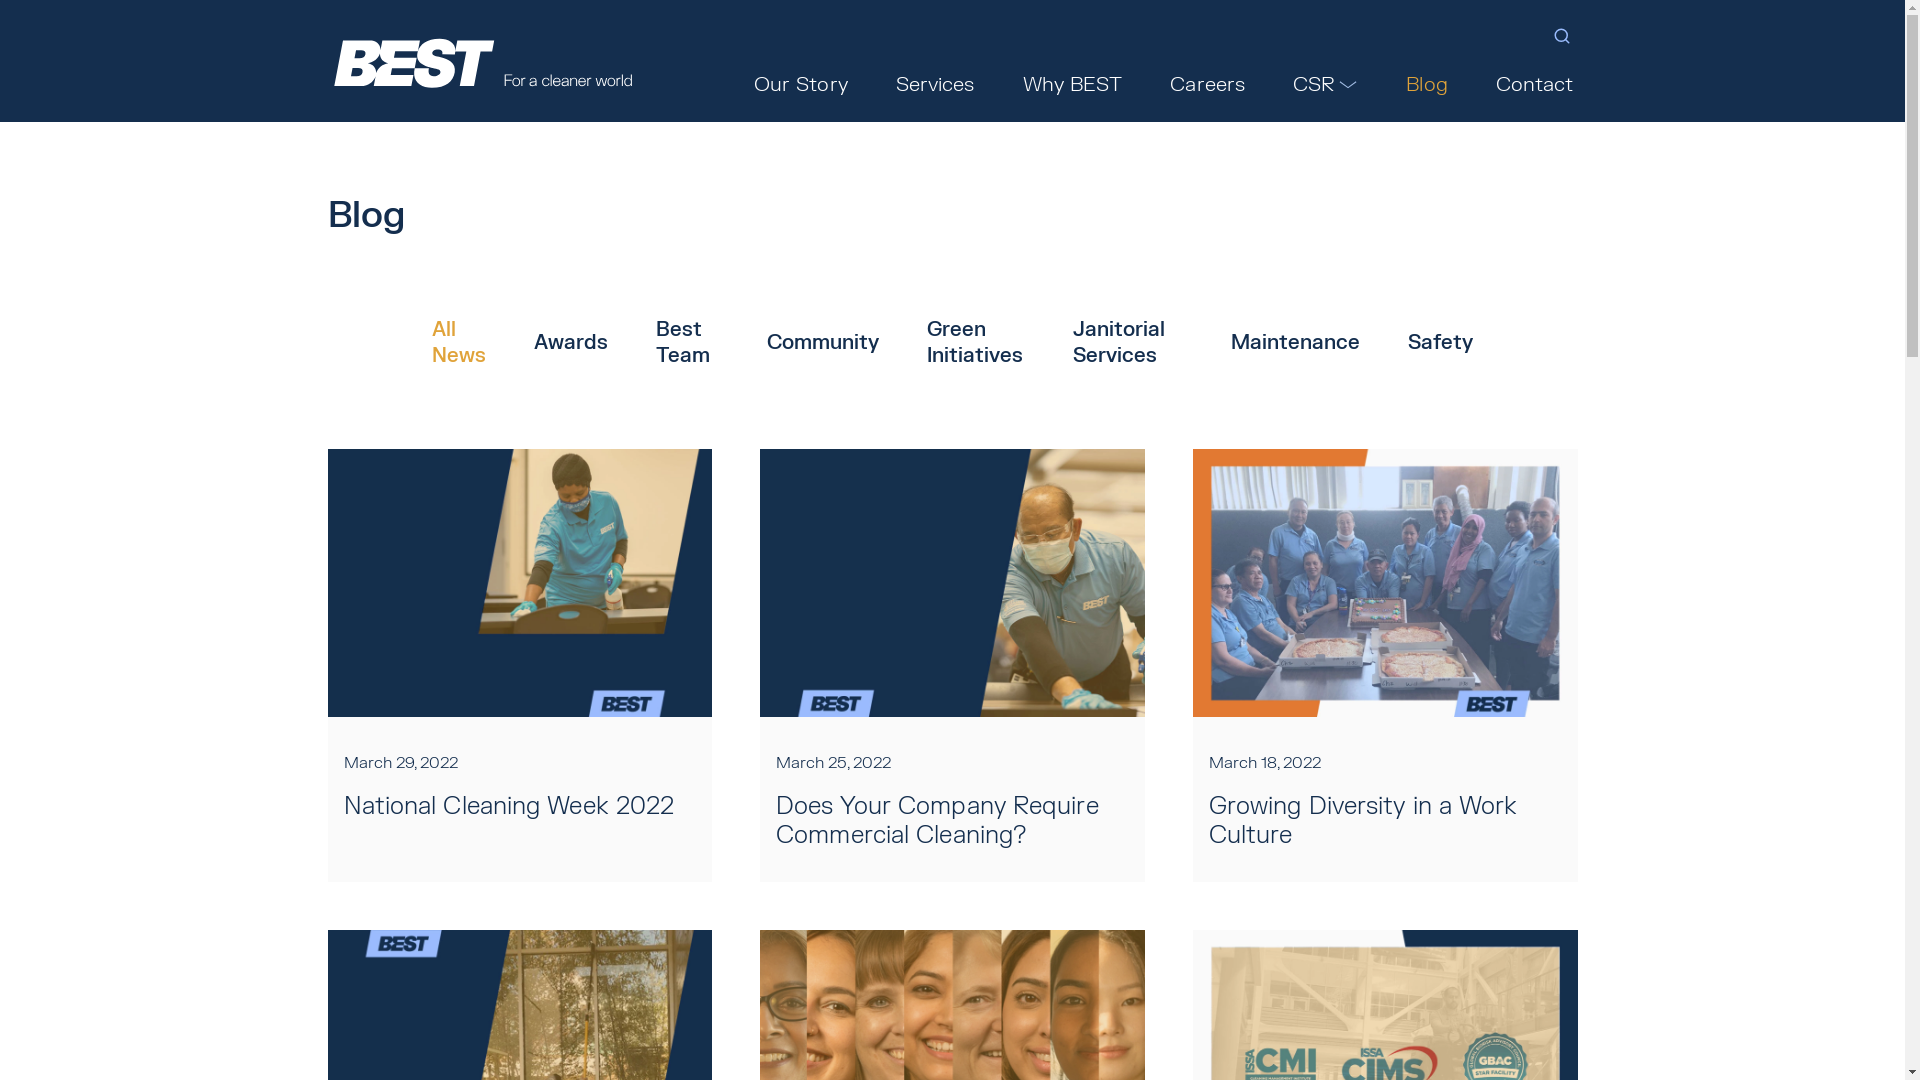 The width and height of the screenshot is (1920, 1080). Describe the element at coordinates (1325, 83) in the screenshot. I see `'CSR'` at that location.